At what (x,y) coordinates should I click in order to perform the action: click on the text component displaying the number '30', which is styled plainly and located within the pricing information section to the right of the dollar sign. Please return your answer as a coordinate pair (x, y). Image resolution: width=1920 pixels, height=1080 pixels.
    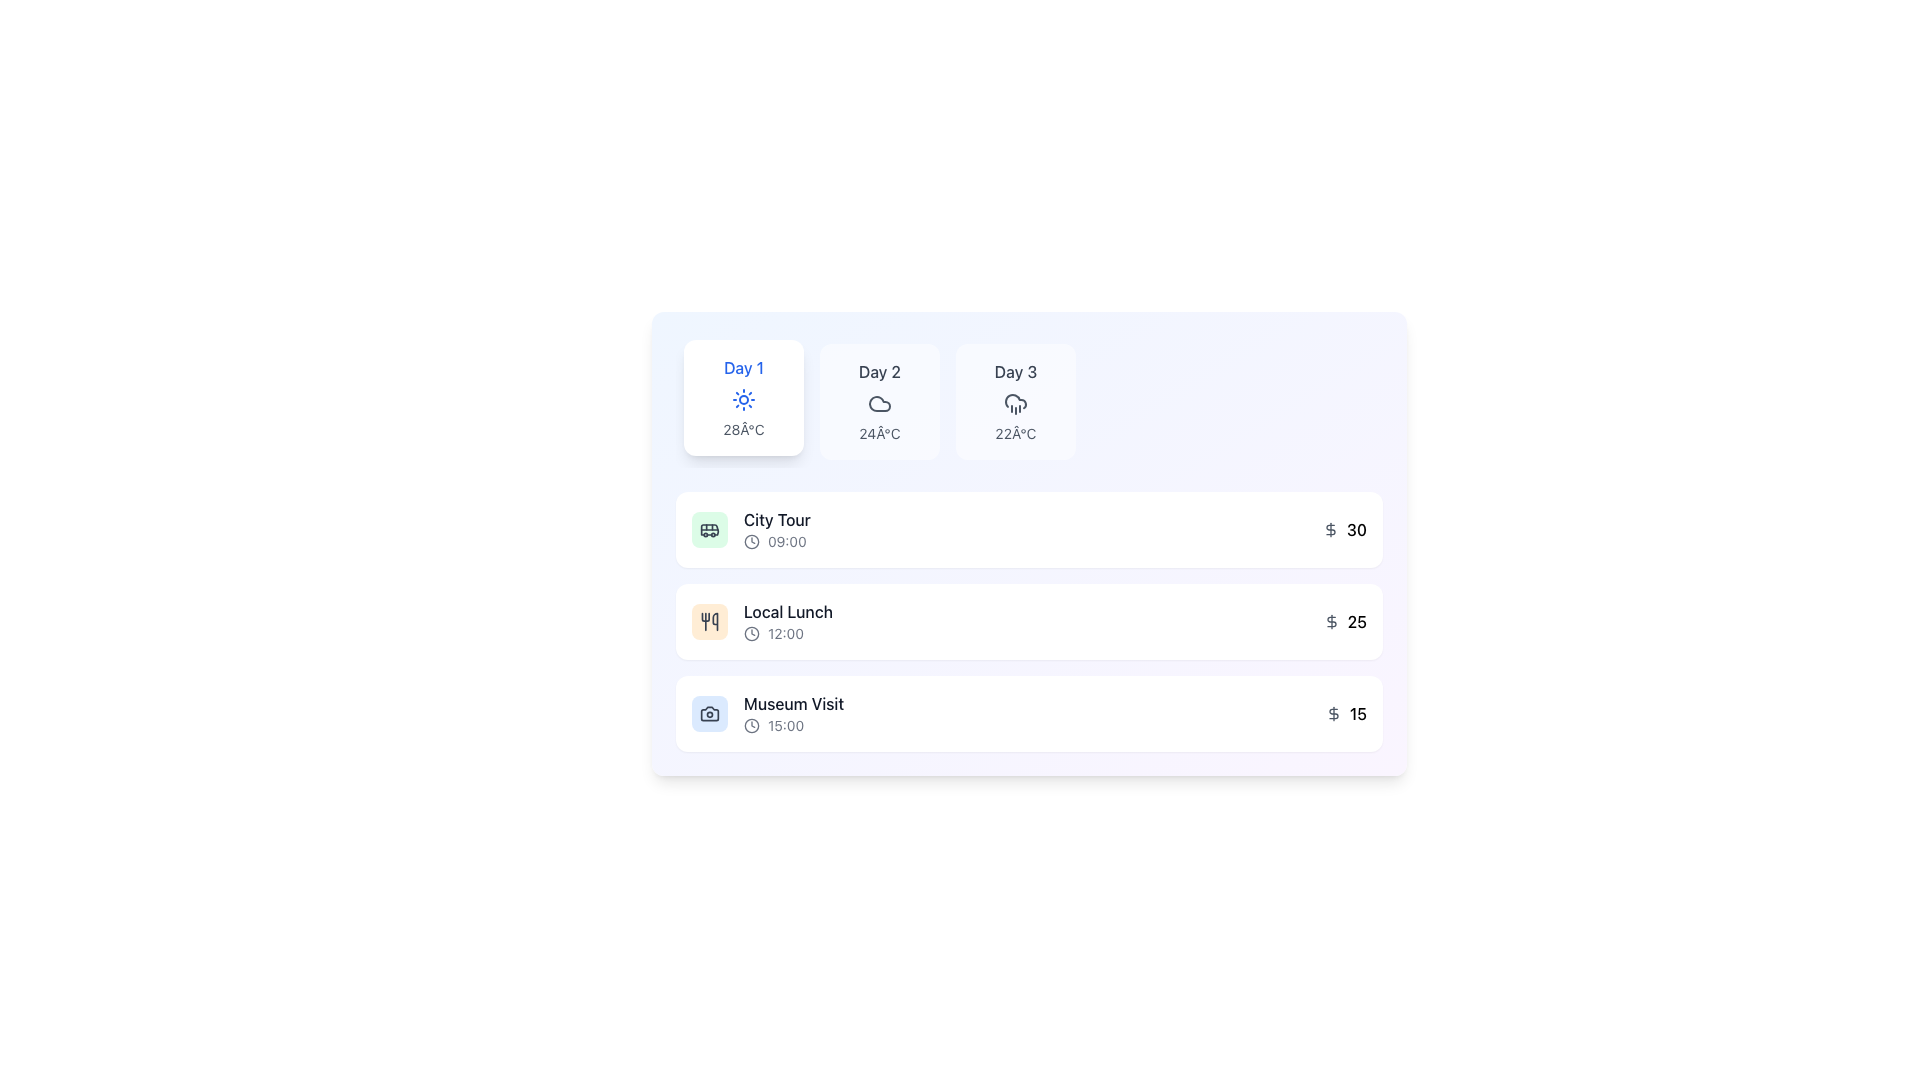
    Looking at the image, I should click on (1357, 528).